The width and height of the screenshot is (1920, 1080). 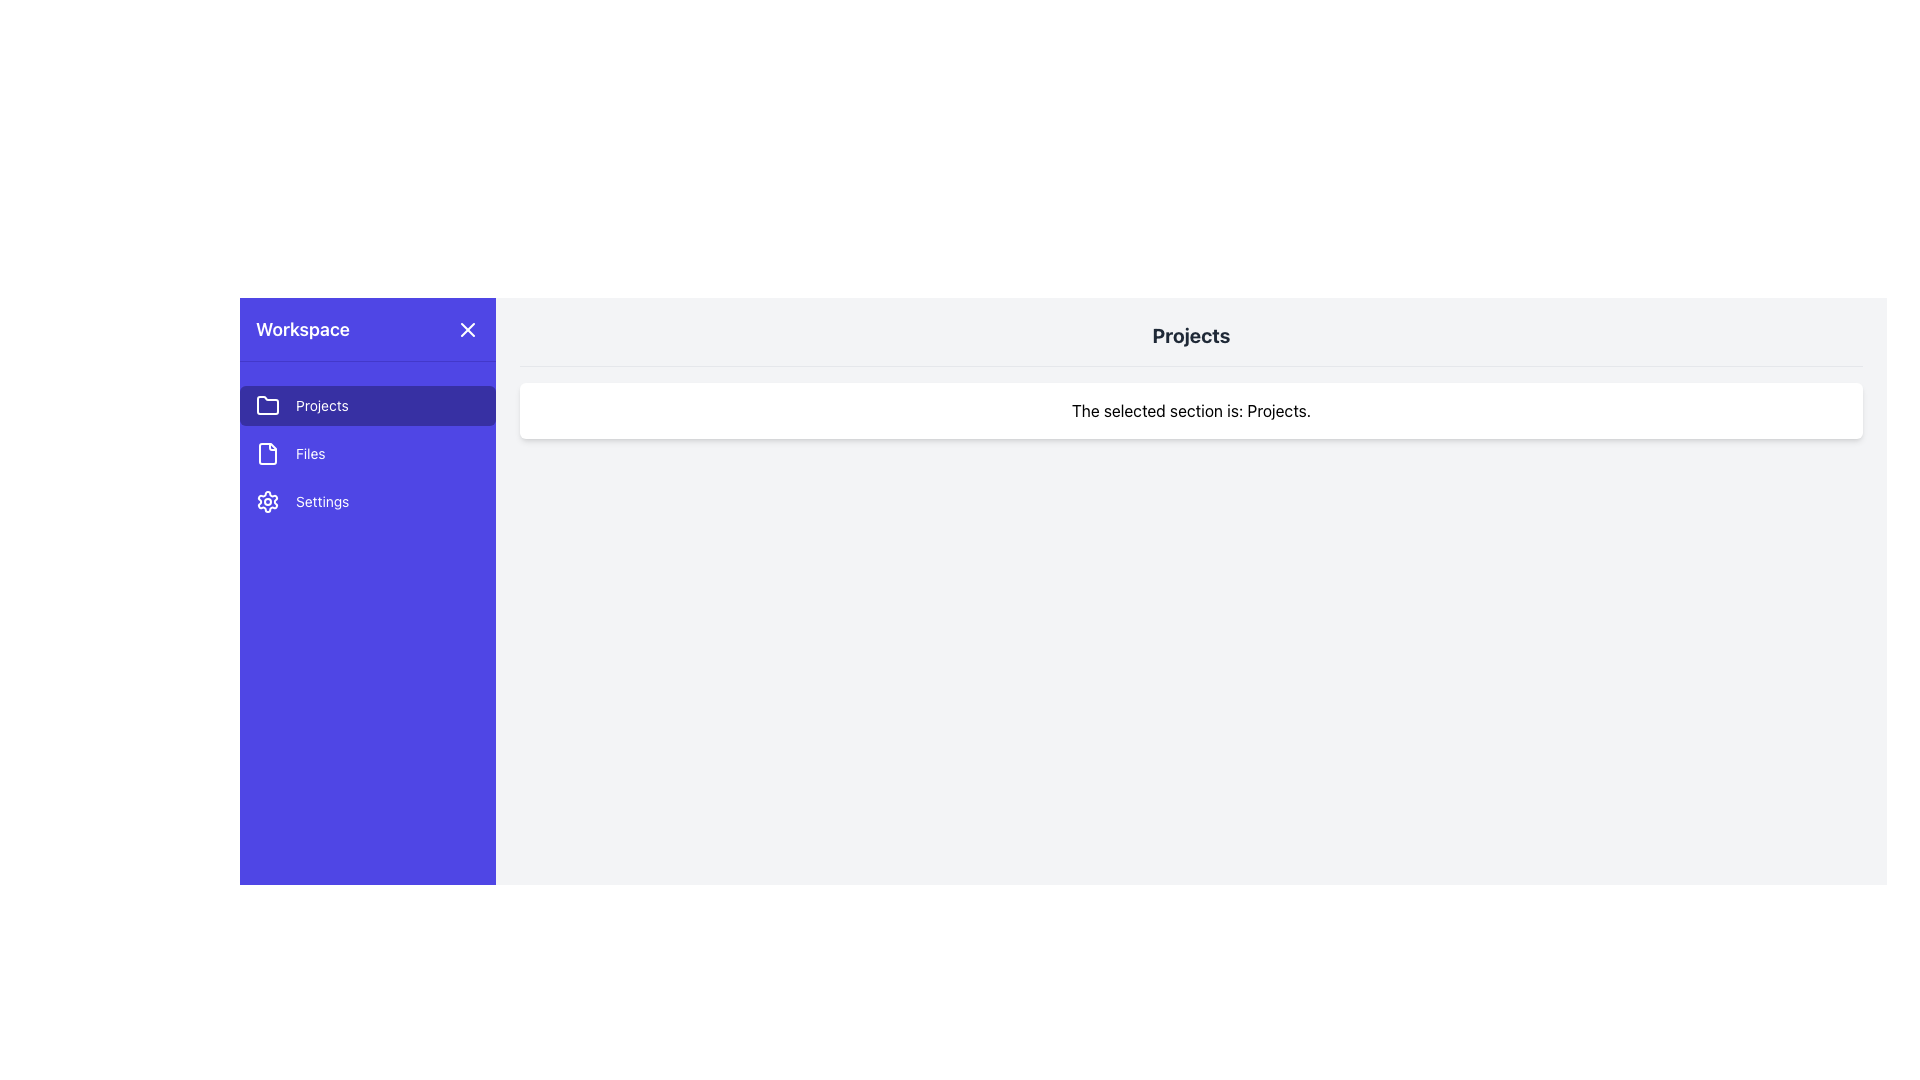 I want to click on the white, rounded rectangle Text Label that contains the text 'The selected section is: Projects.', so click(x=1191, y=410).